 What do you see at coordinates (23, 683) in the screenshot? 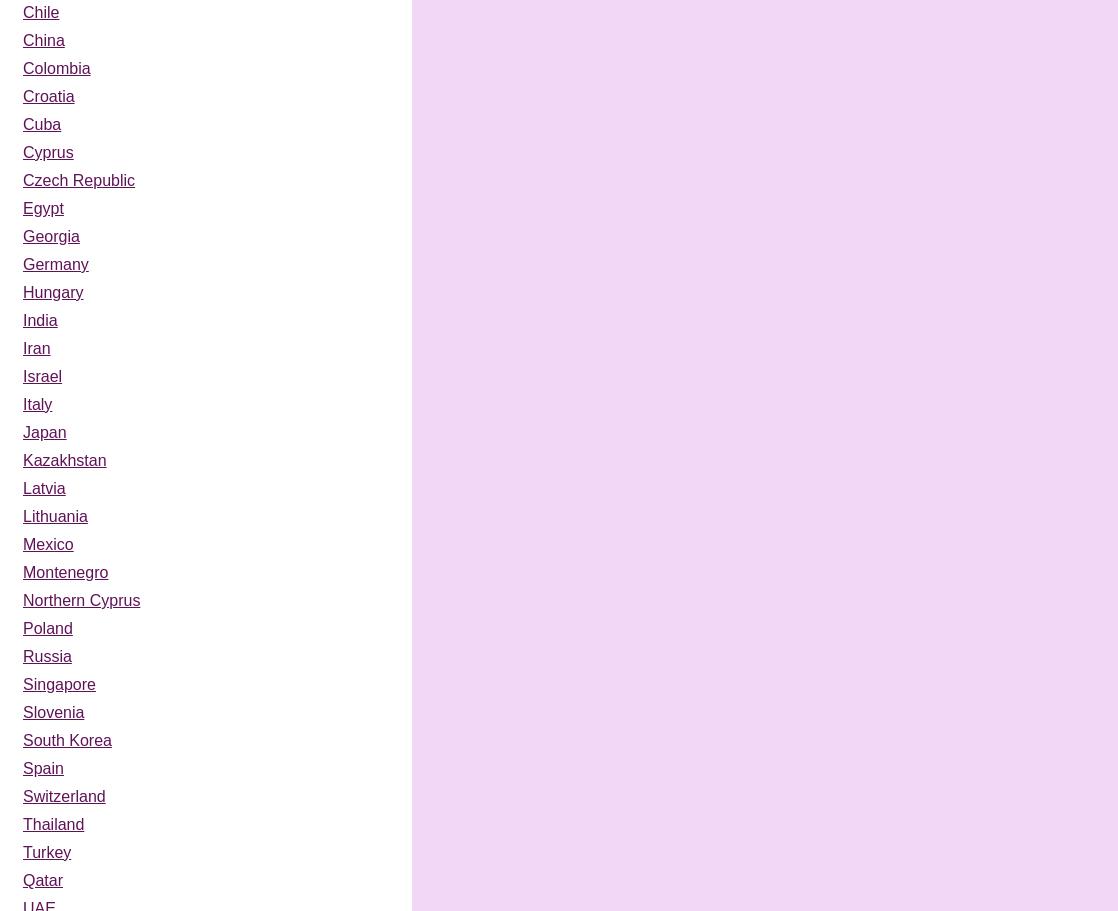
I see `'Singapore'` at bounding box center [23, 683].